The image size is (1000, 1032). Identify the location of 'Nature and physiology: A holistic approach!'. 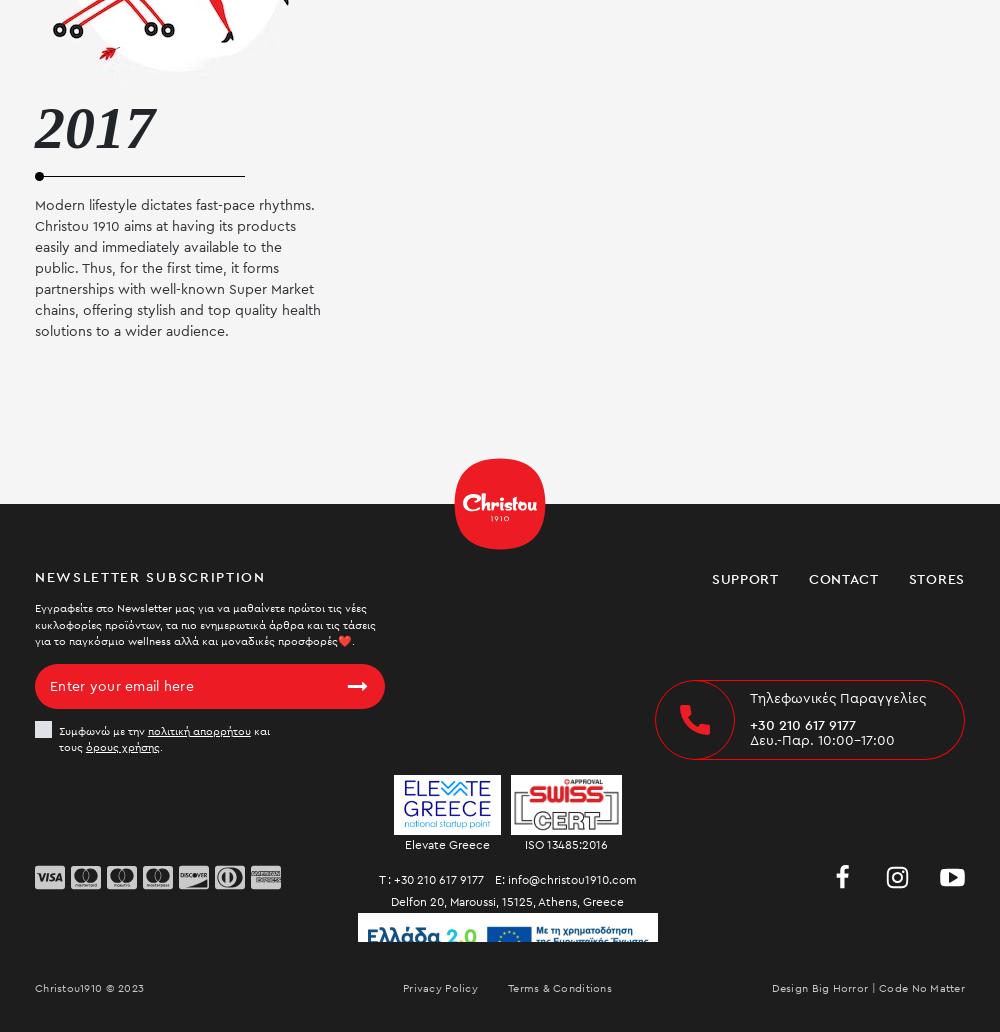
(813, 272).